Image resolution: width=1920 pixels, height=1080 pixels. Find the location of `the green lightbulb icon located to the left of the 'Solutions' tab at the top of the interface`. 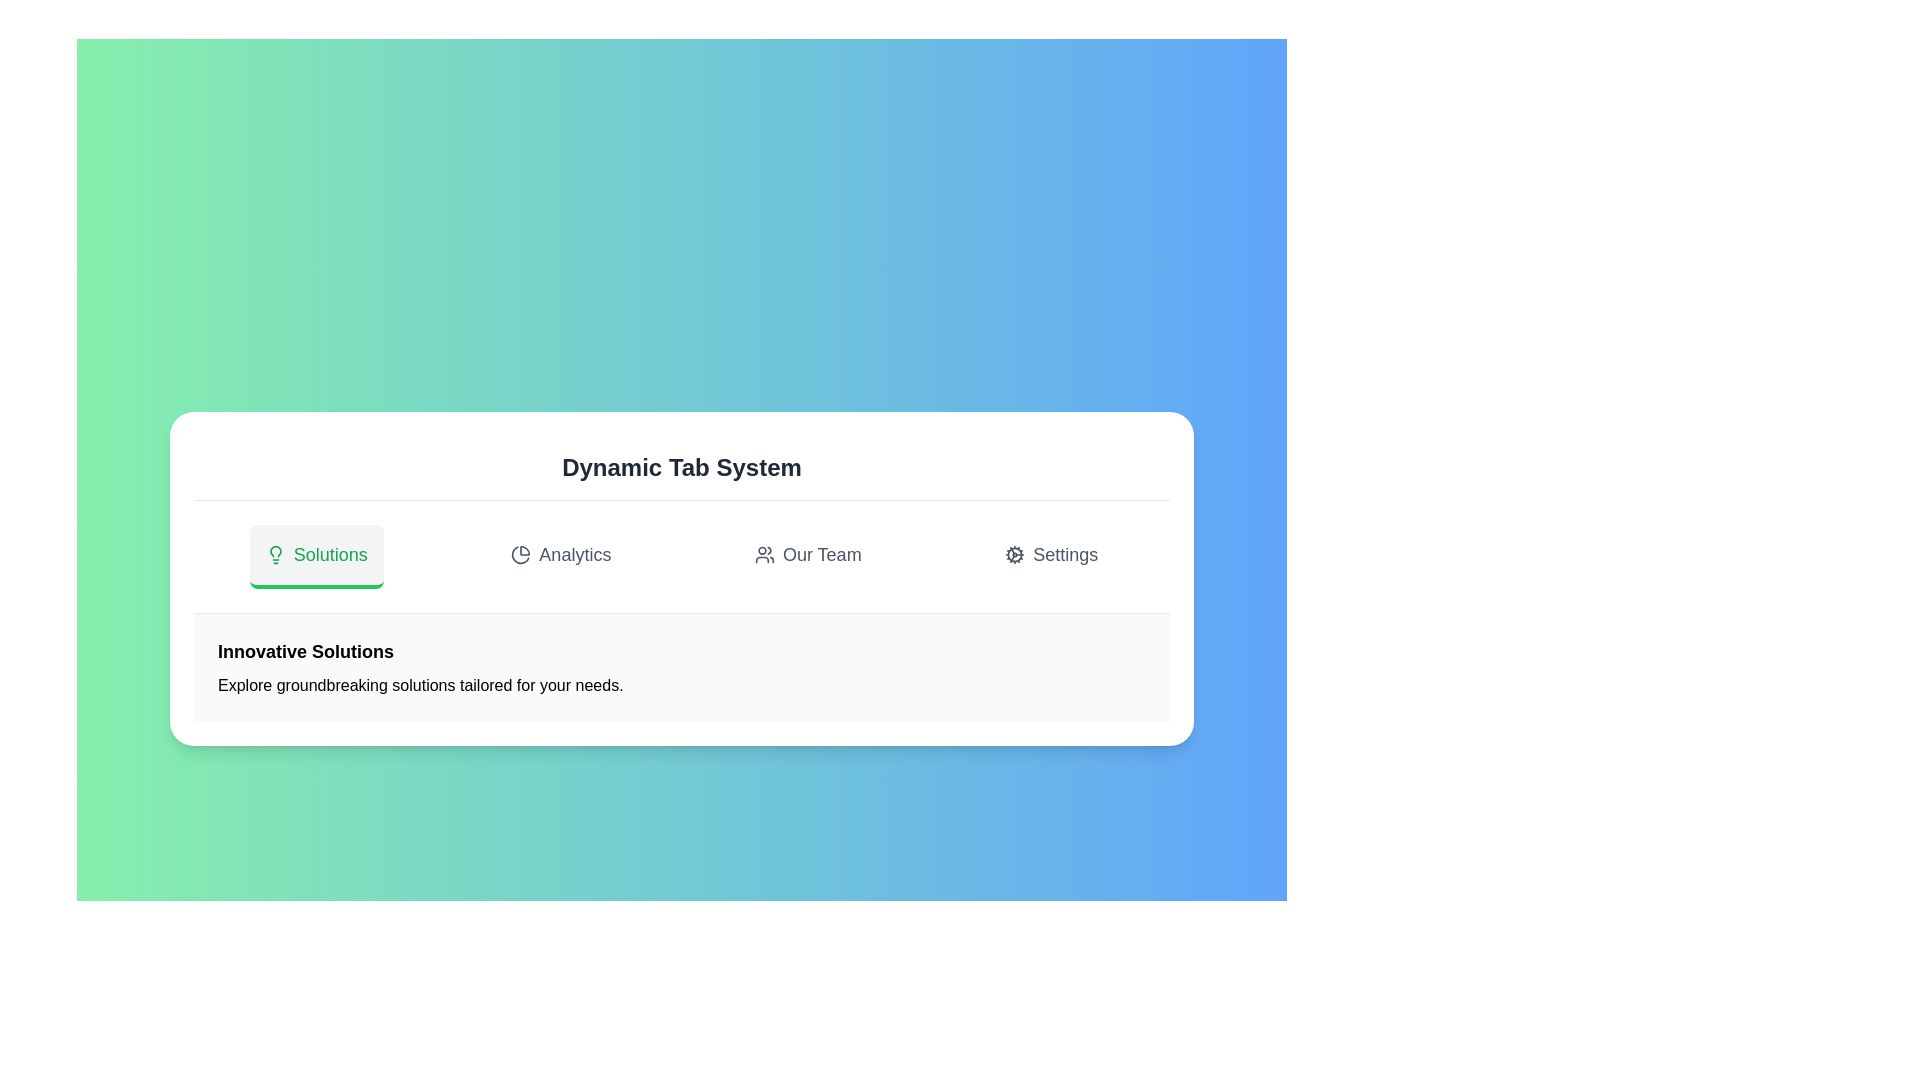

the green lightbulb icon located to the left of the 'Solutions' tab at the top of the interface is located at coordinates (274, 555).